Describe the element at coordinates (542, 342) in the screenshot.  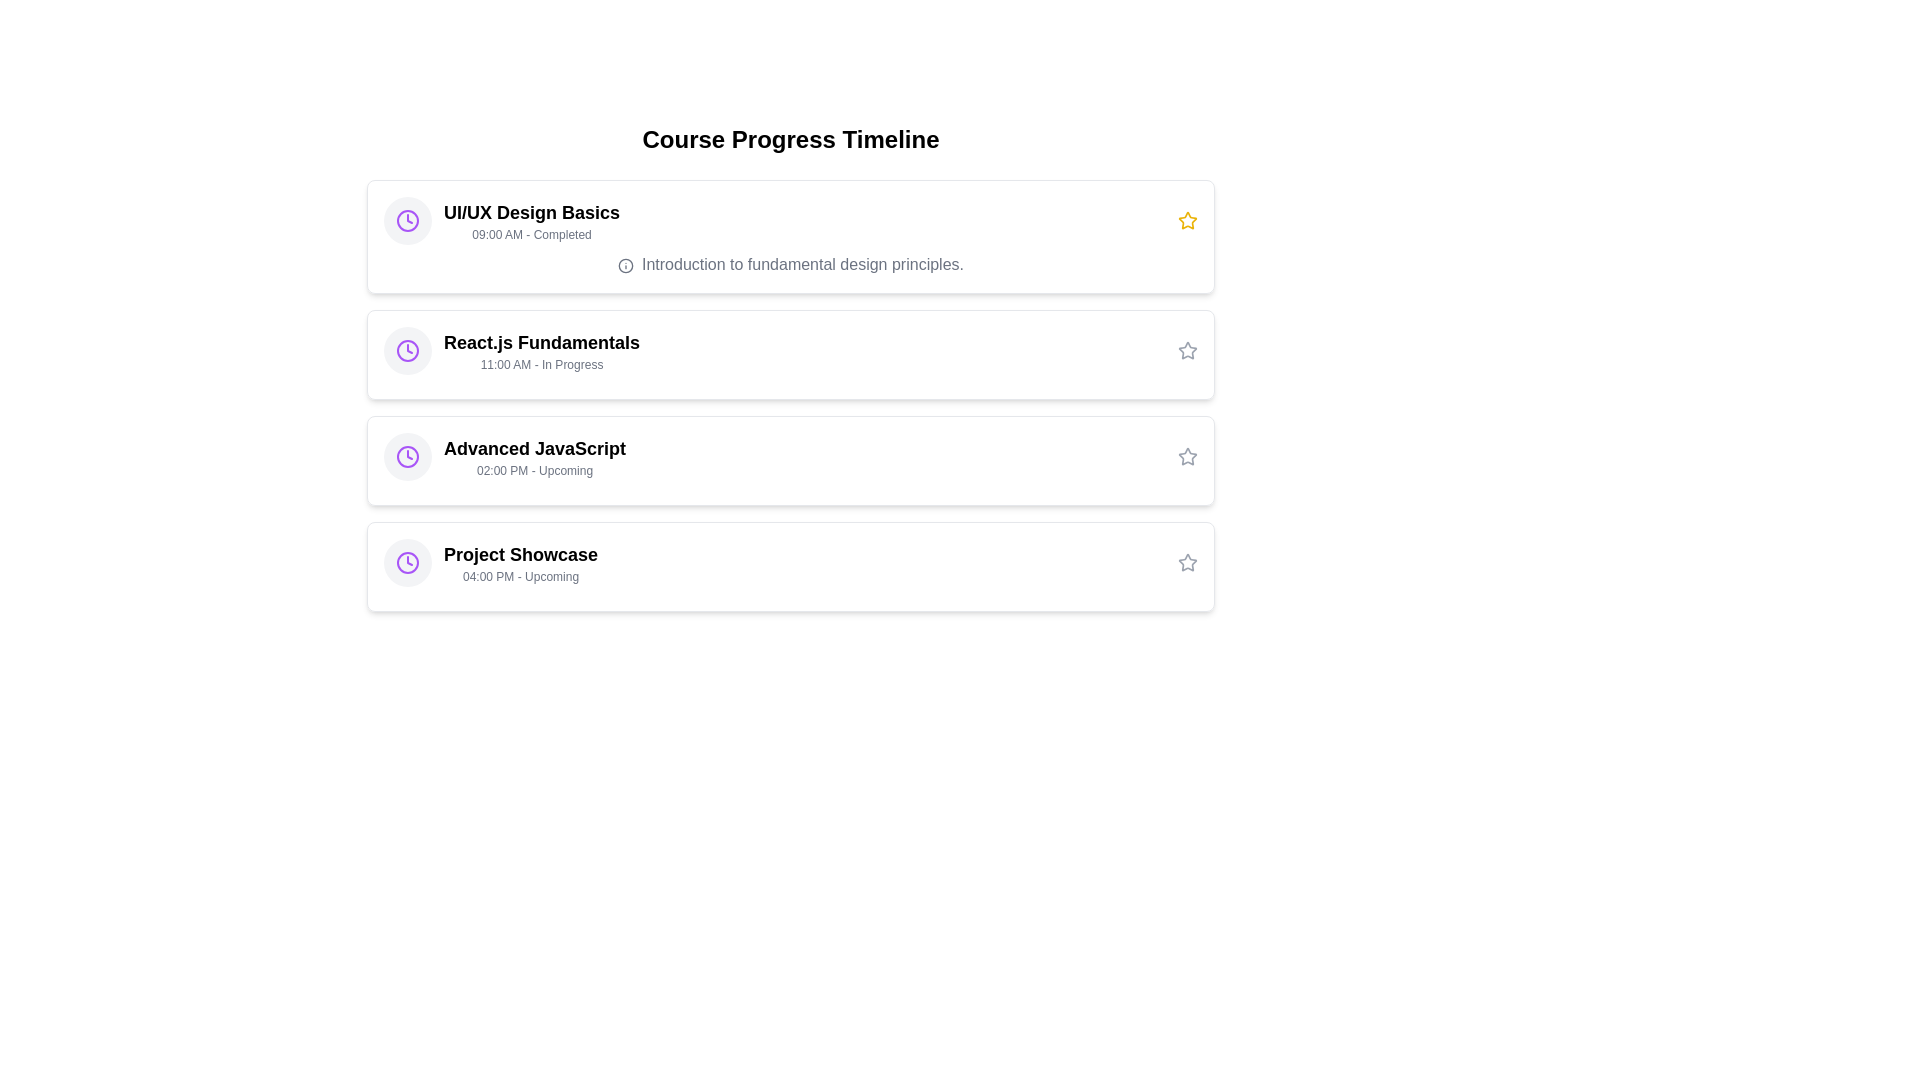
I see `the text label 'React.js Fundamentals', which serves as the title of the course entry in the timeline, located above the smaller text '11:00 AM - In Progress'` at that location.